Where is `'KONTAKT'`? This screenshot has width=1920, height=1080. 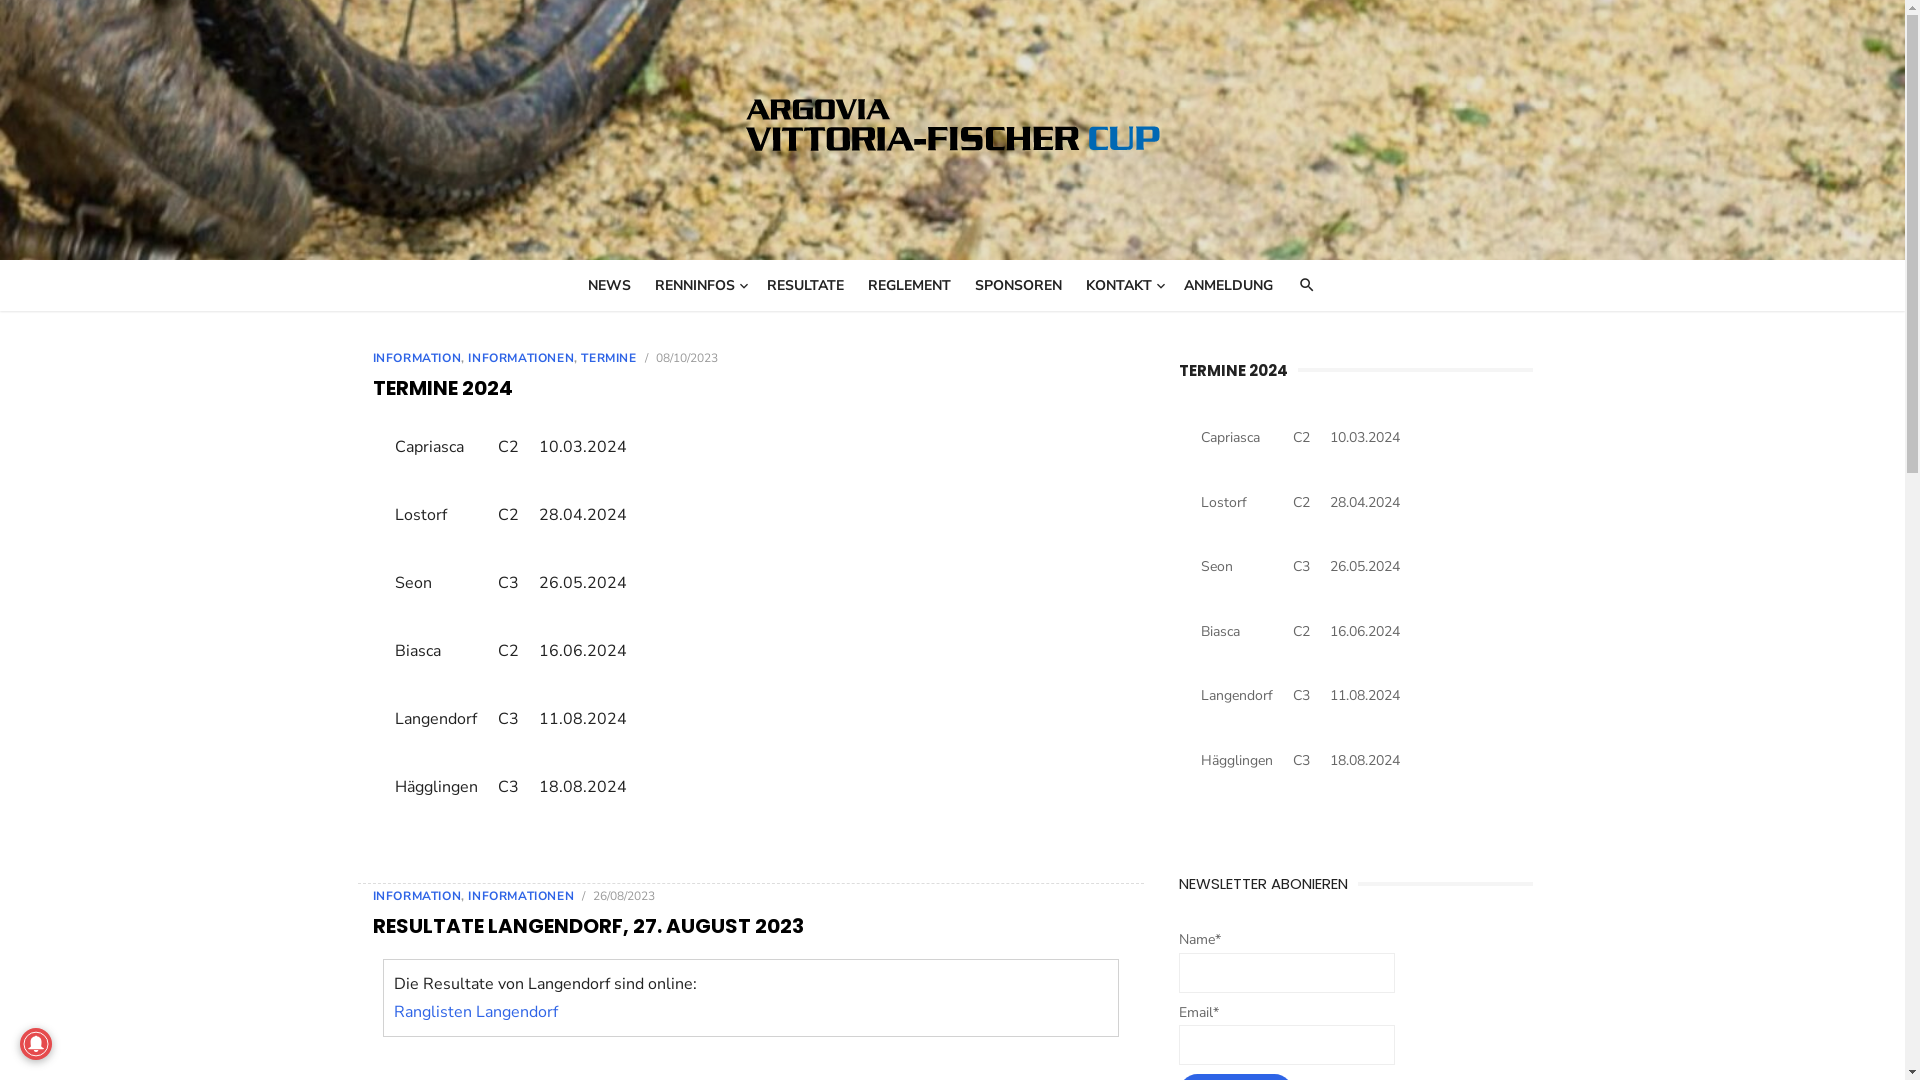
'KONTAKT' is located at coordinates (1123, 285).